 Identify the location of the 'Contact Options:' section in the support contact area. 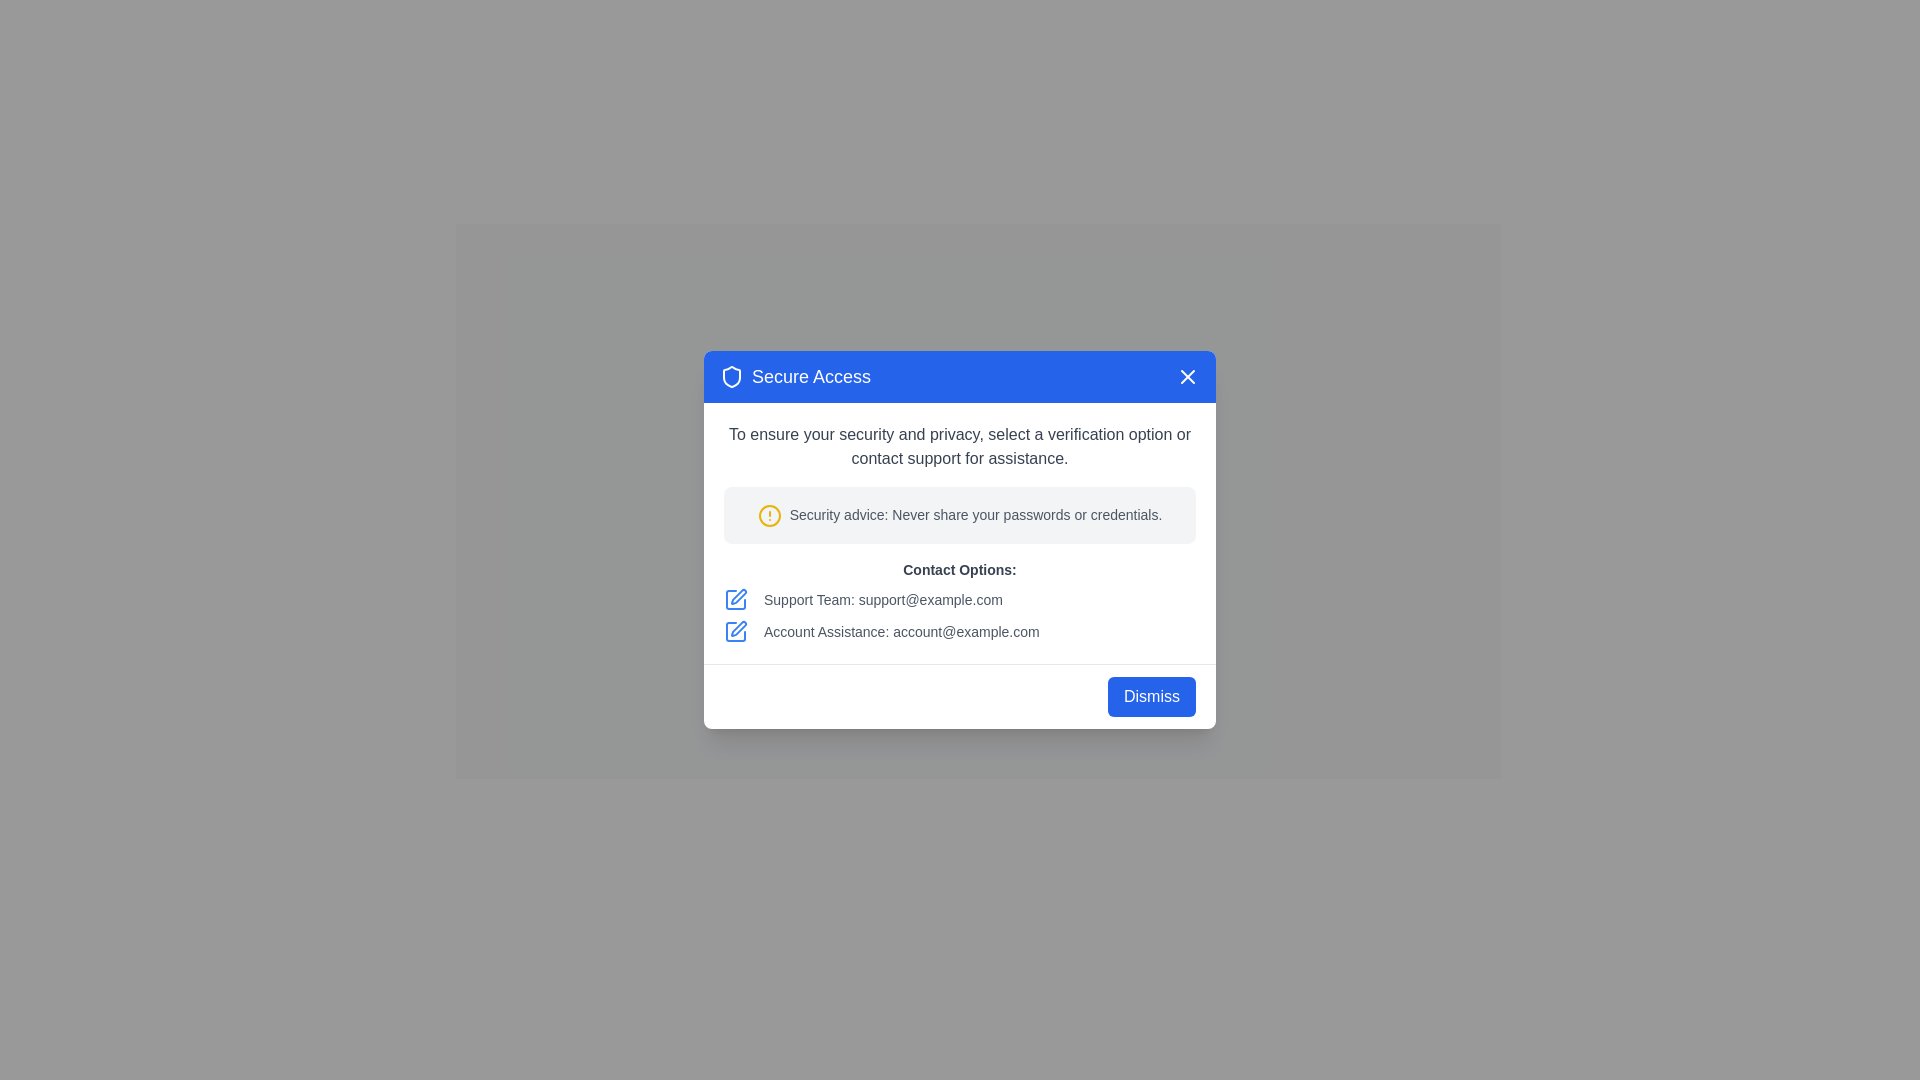
(960, 600).